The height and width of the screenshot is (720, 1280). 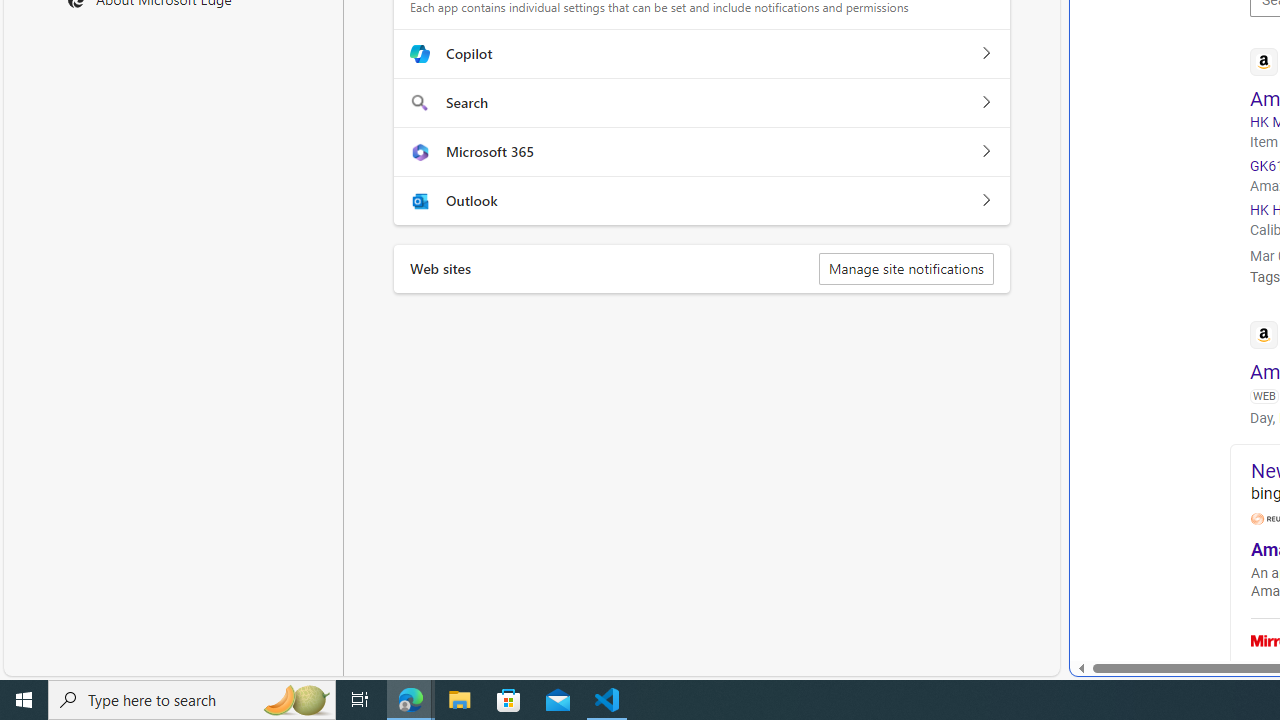 What do you see at coordinates (905, 267) in the screenshot?
I see `'Manage site notifications'` at bounding box center [905, 267].